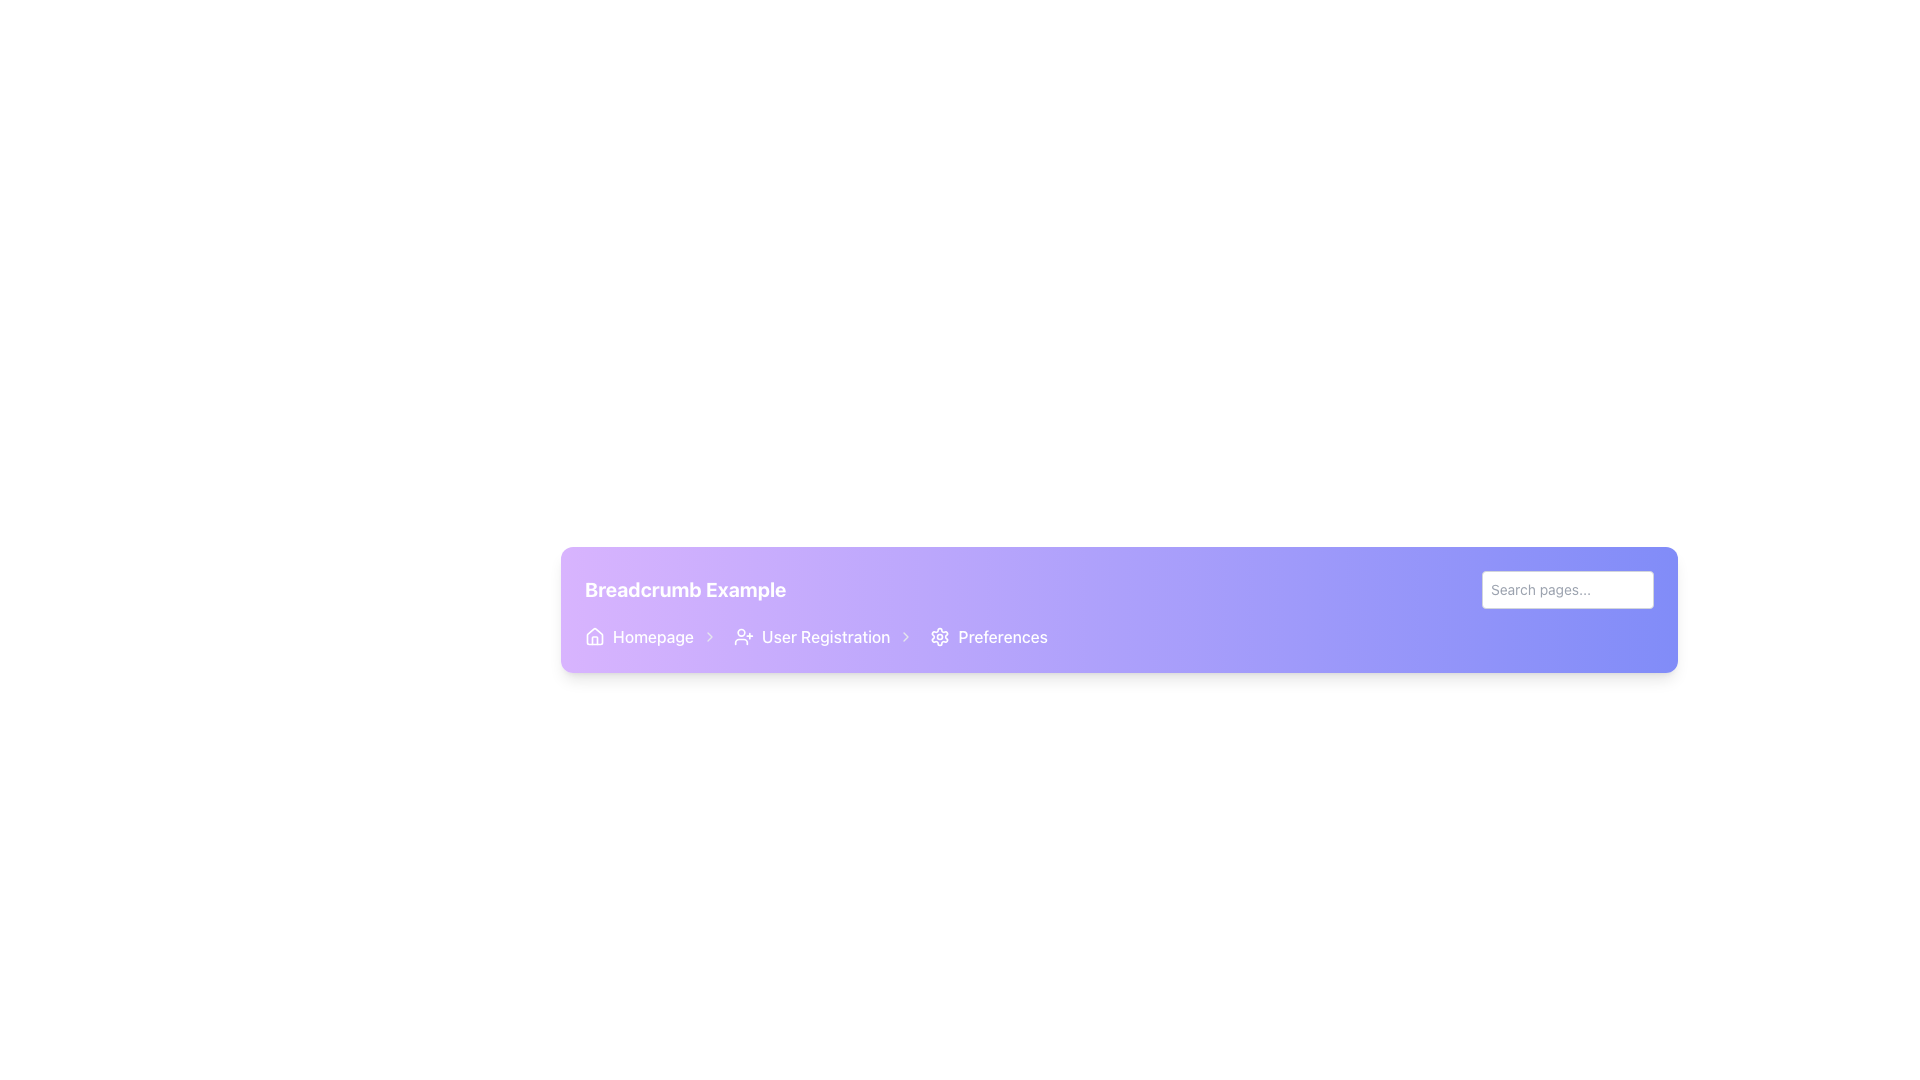  Describe the element at coordinates (651, 636) in the screenshot. I see `the 'Homepage' breadcrumb link, which is the first item in the breadcrumb navigation bar styled in white font on a purple gradient background with a house icon` at that location.